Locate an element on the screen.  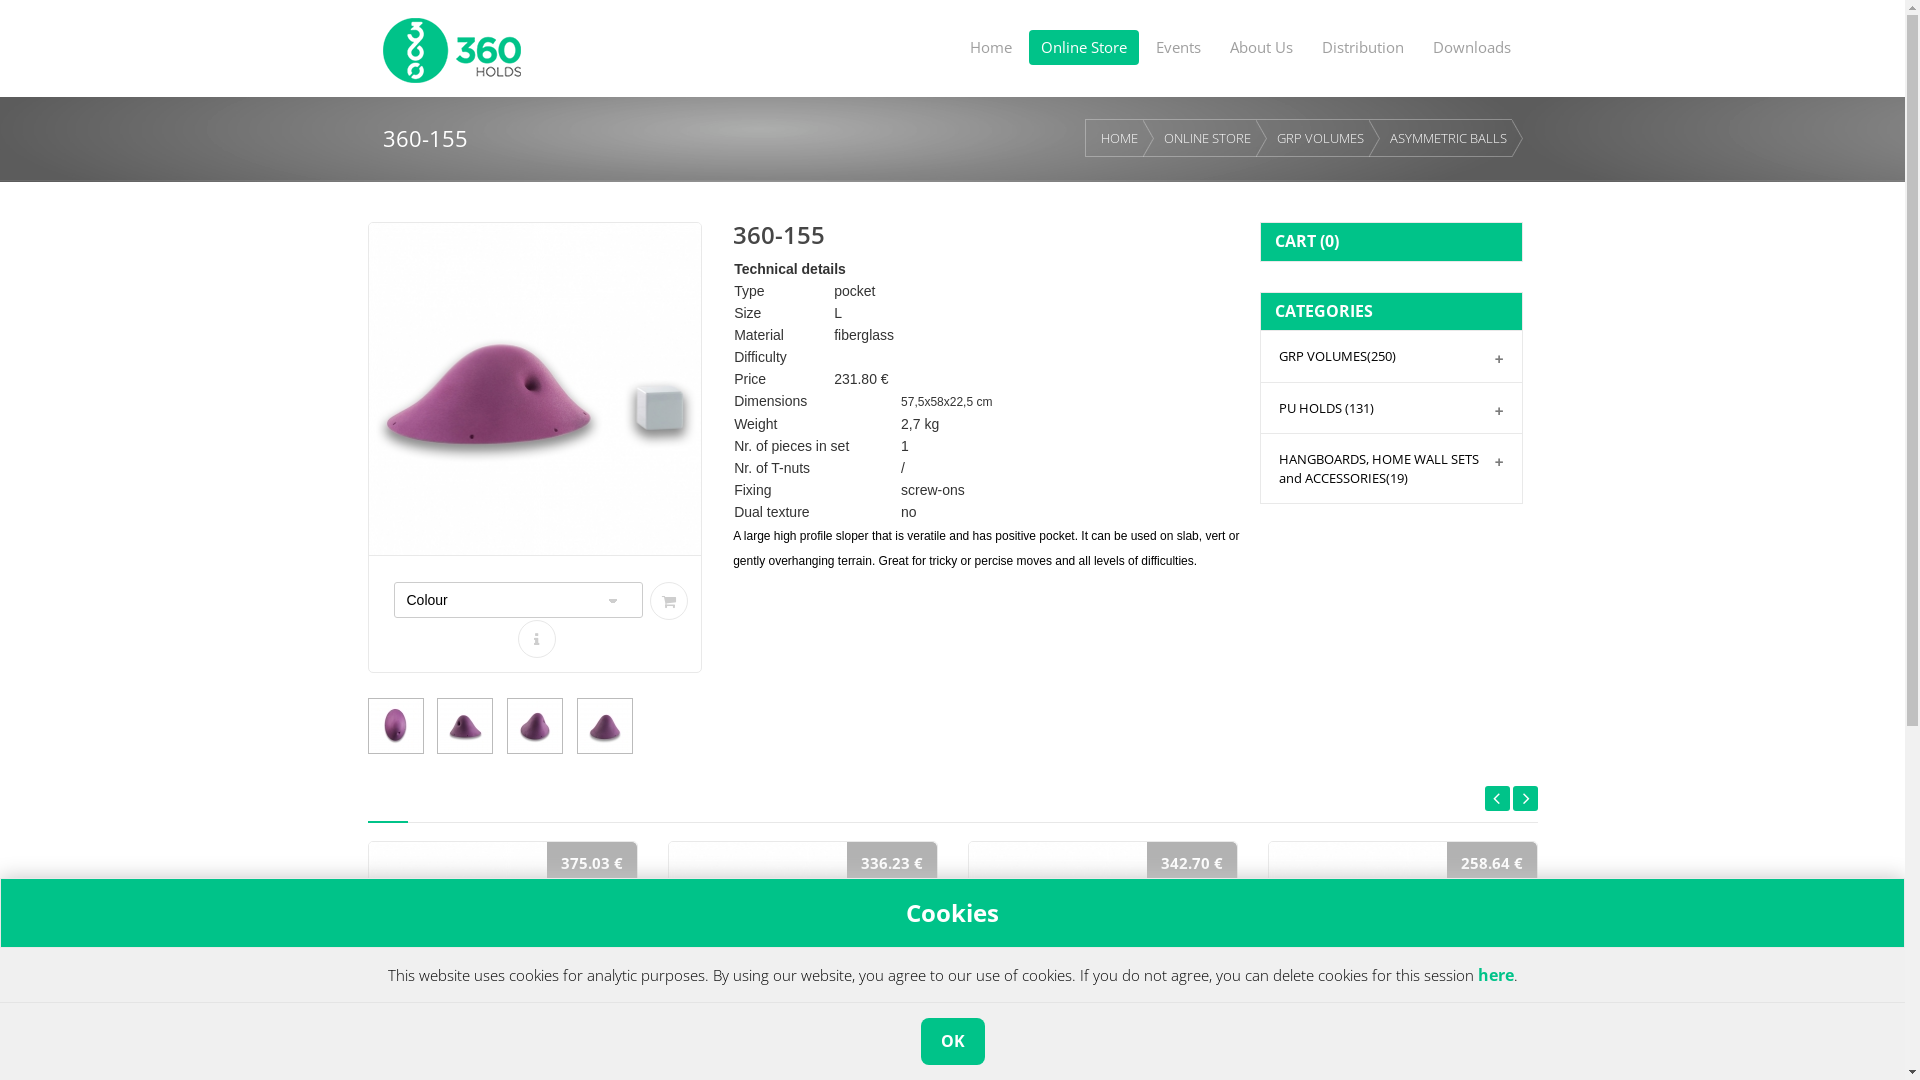
'HANGBOARDS, HOME WALL SETS and ACCESSORIES(19)' is located at coordinates (1390, 468).